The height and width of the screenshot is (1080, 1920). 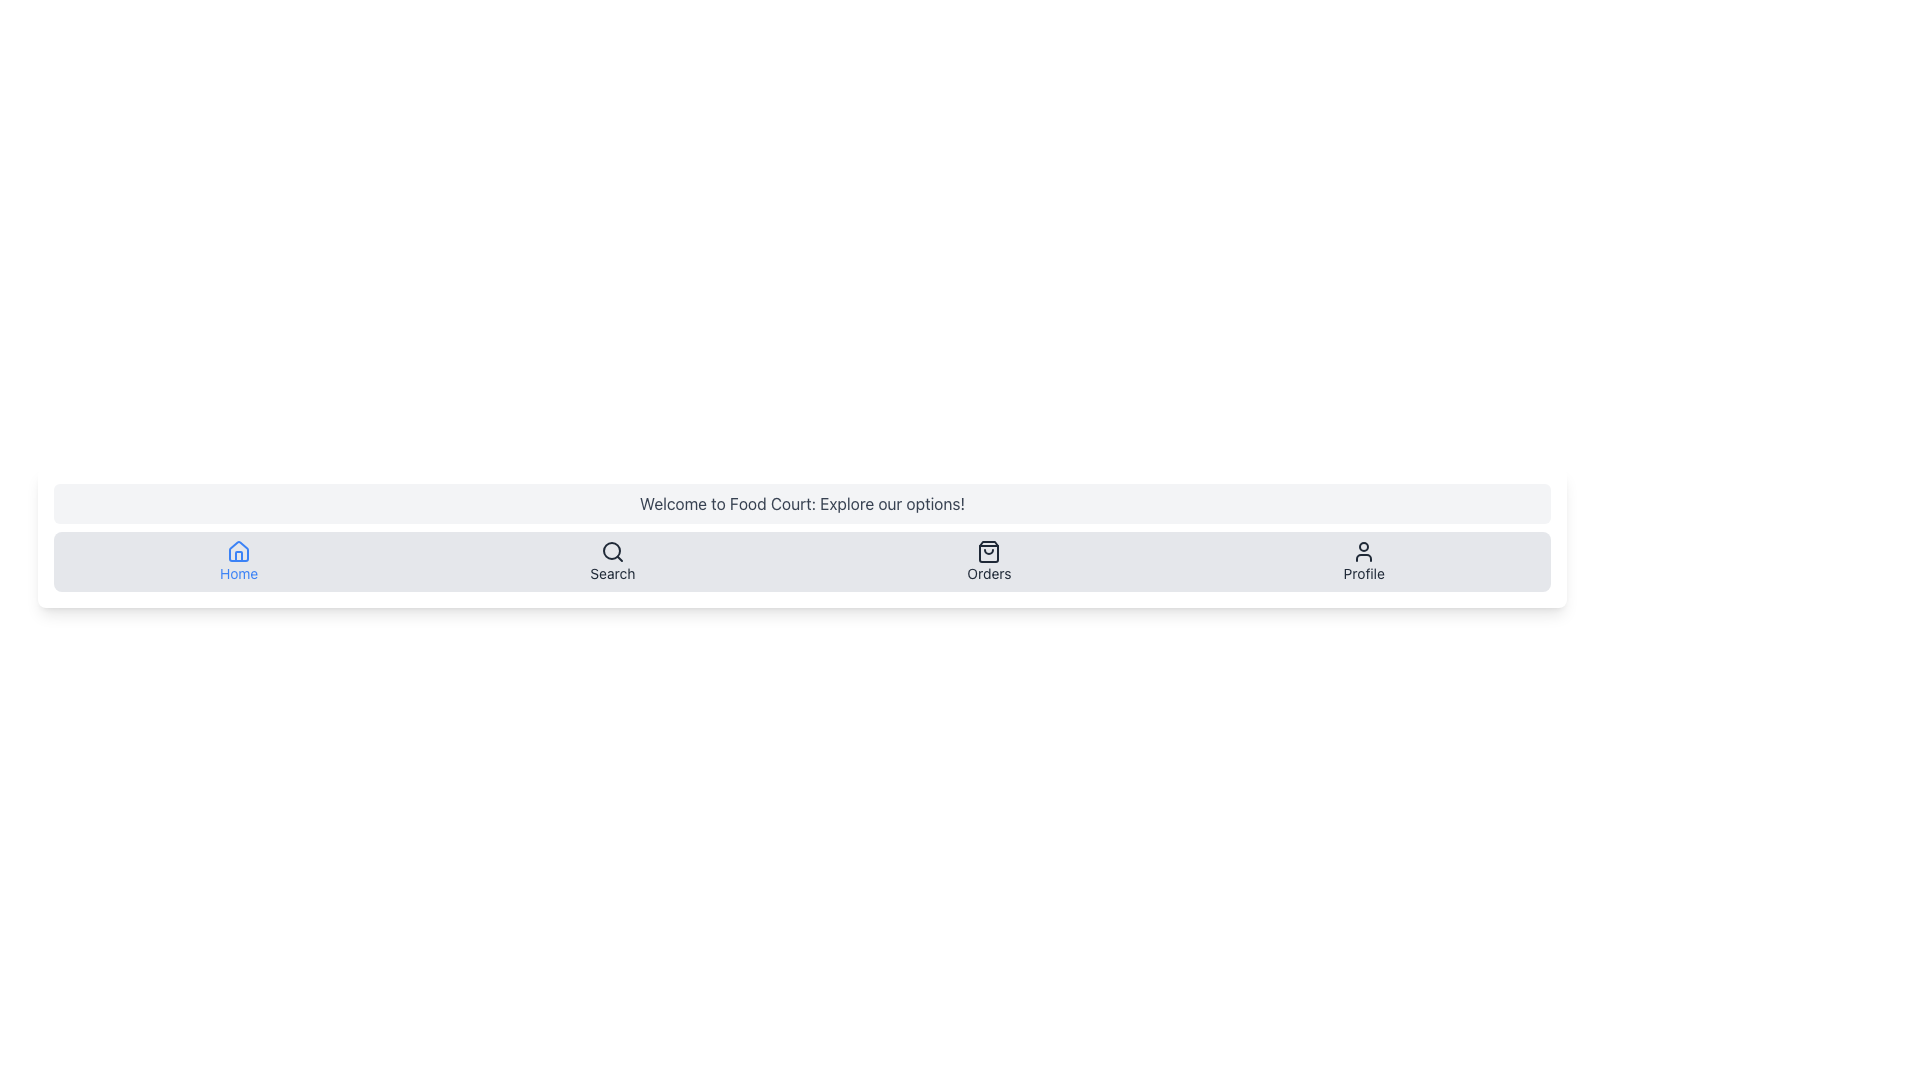 I want to click on the 'Orders' button in the navigation bar, which features a shopping bag icon and gray text, so click(x=989, y=562).